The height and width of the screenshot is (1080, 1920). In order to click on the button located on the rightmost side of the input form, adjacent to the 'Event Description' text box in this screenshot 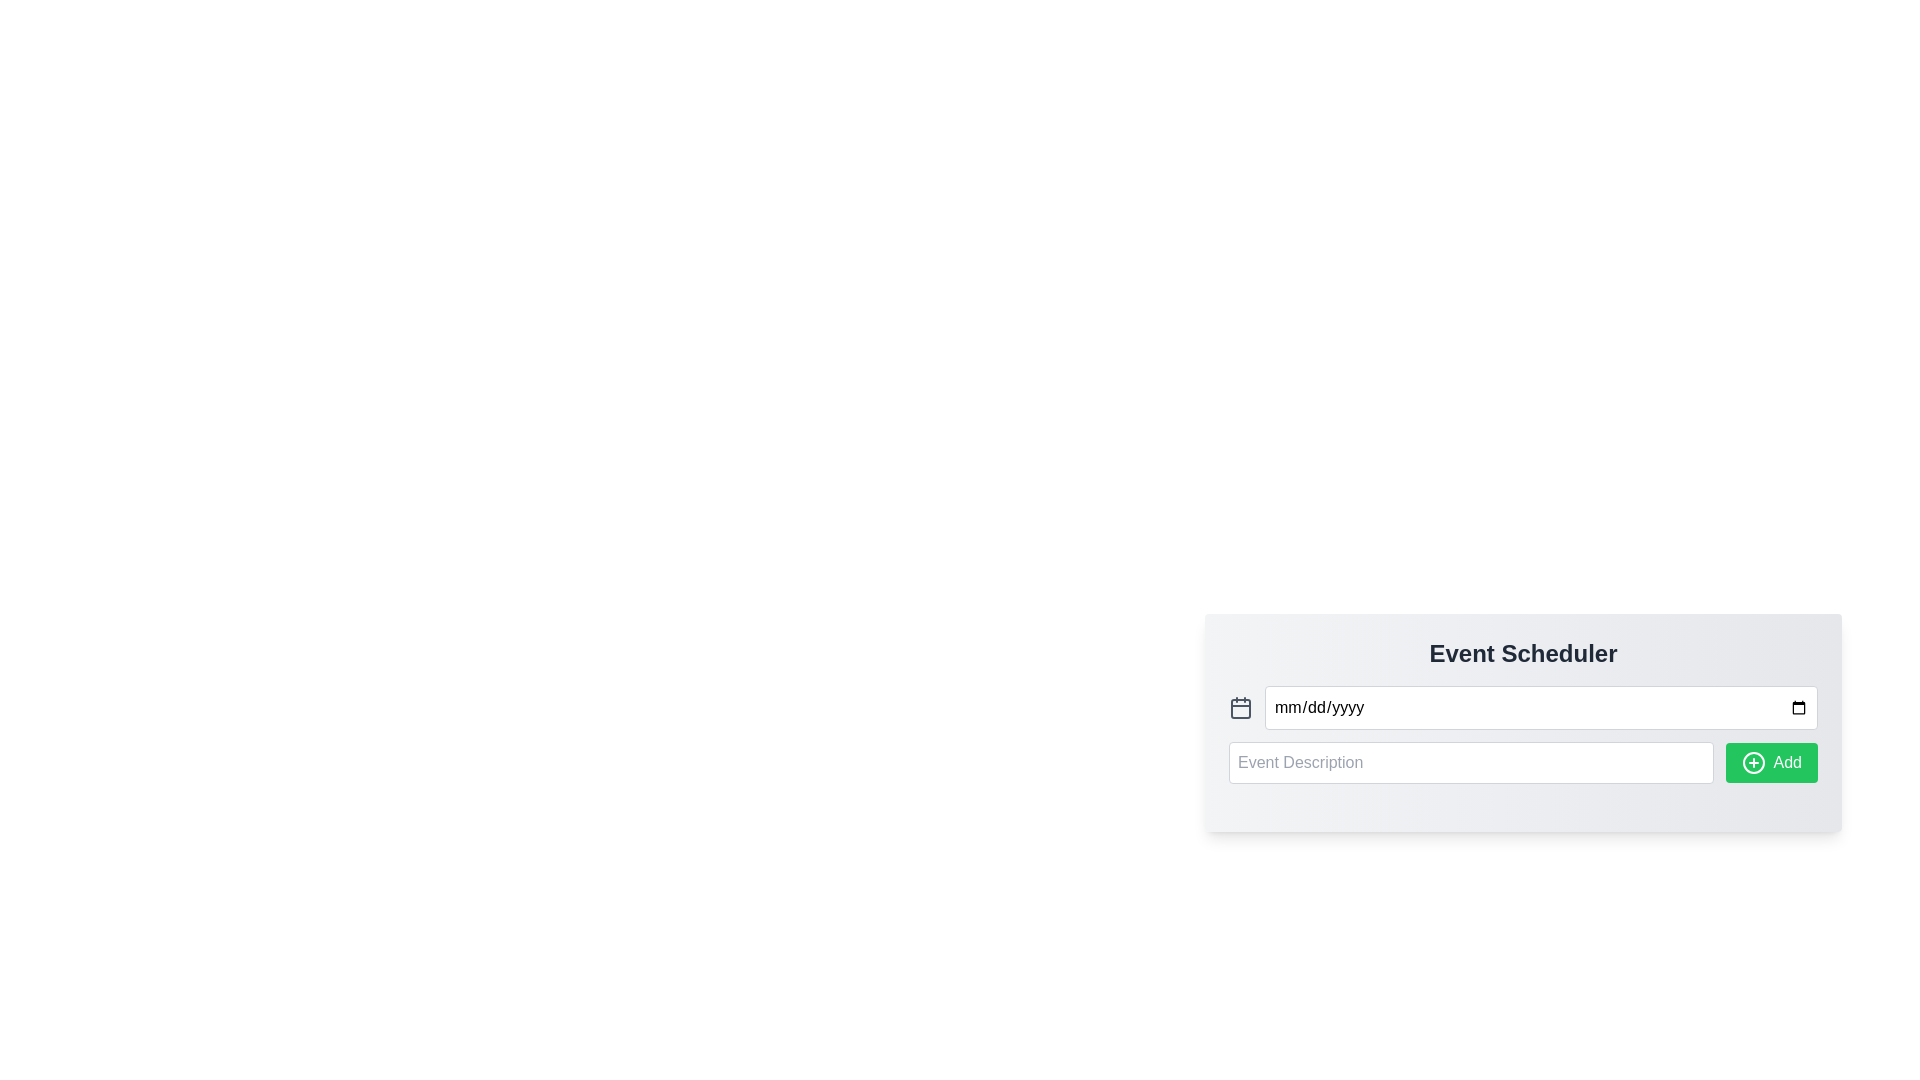, I will do `click(1771, 763)`.